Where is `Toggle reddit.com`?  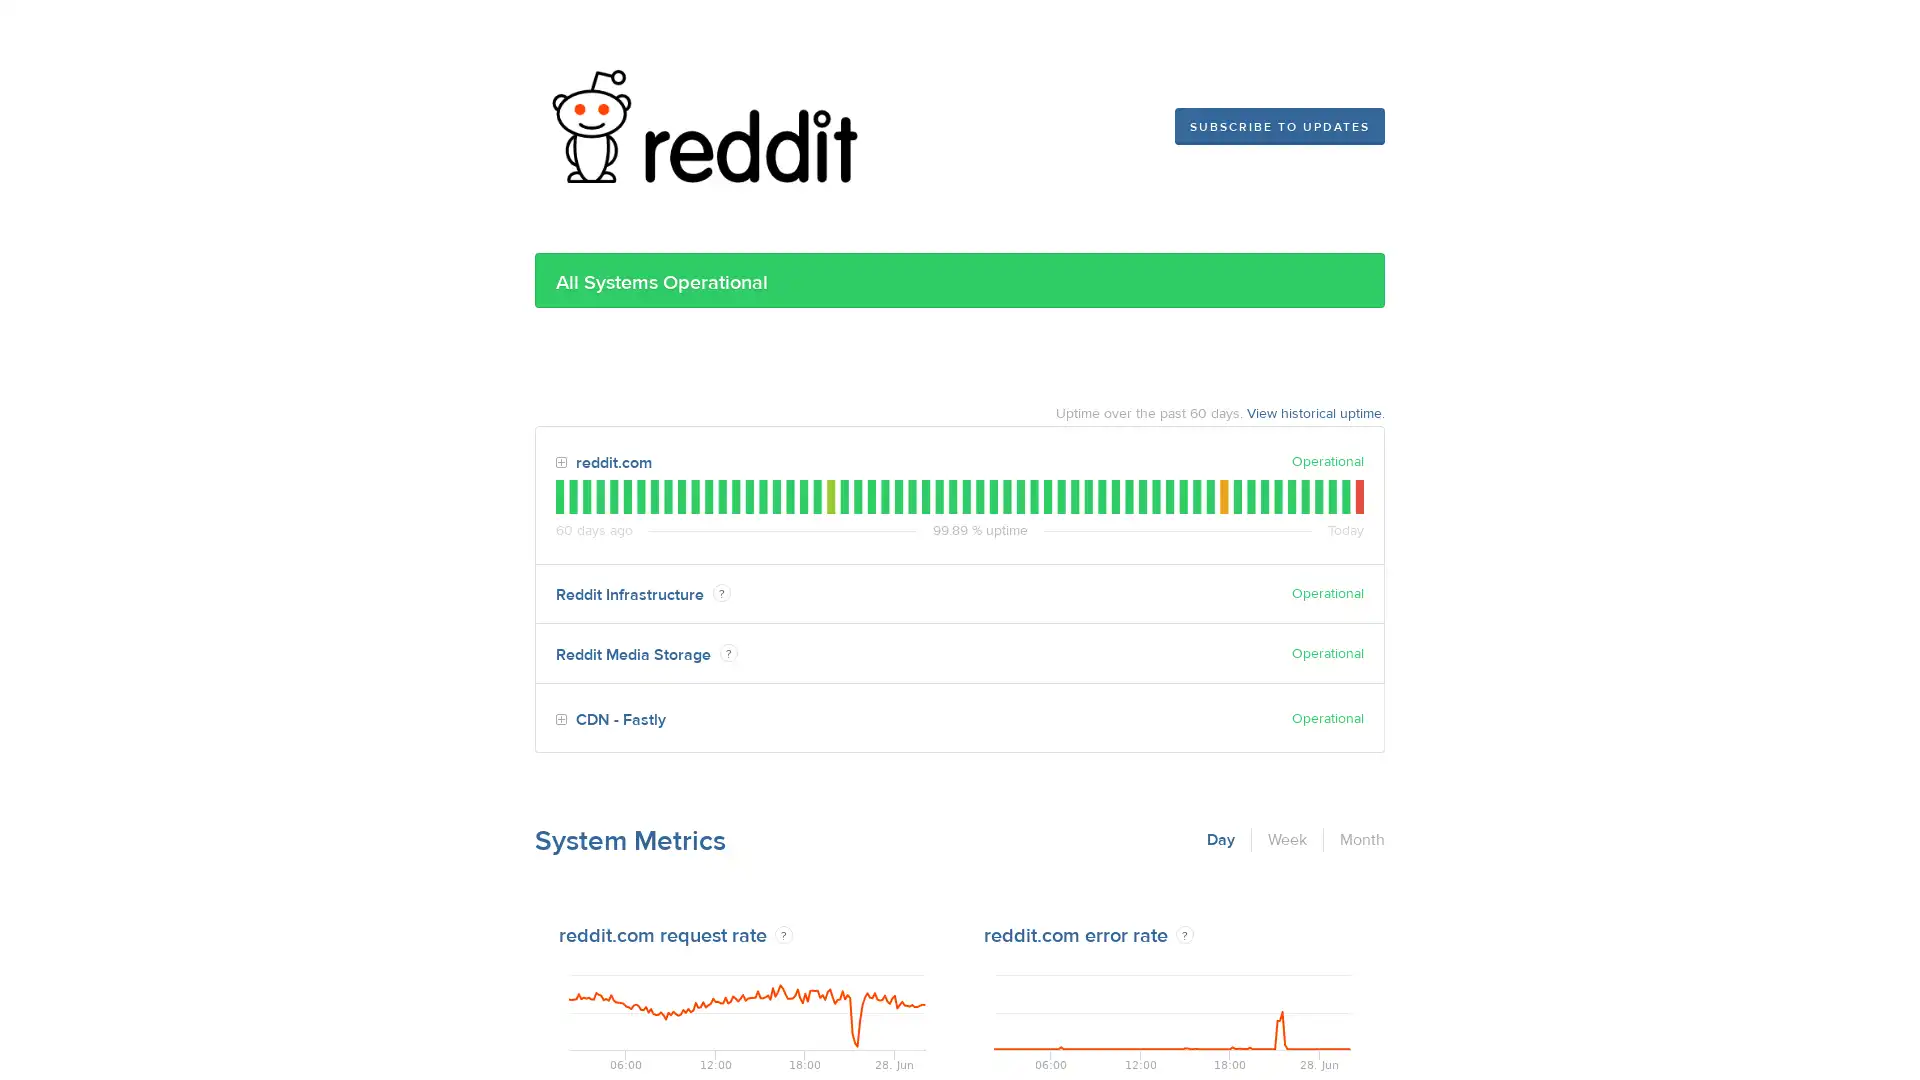
Toggle reddit.com is located at coordinates (560, 462).